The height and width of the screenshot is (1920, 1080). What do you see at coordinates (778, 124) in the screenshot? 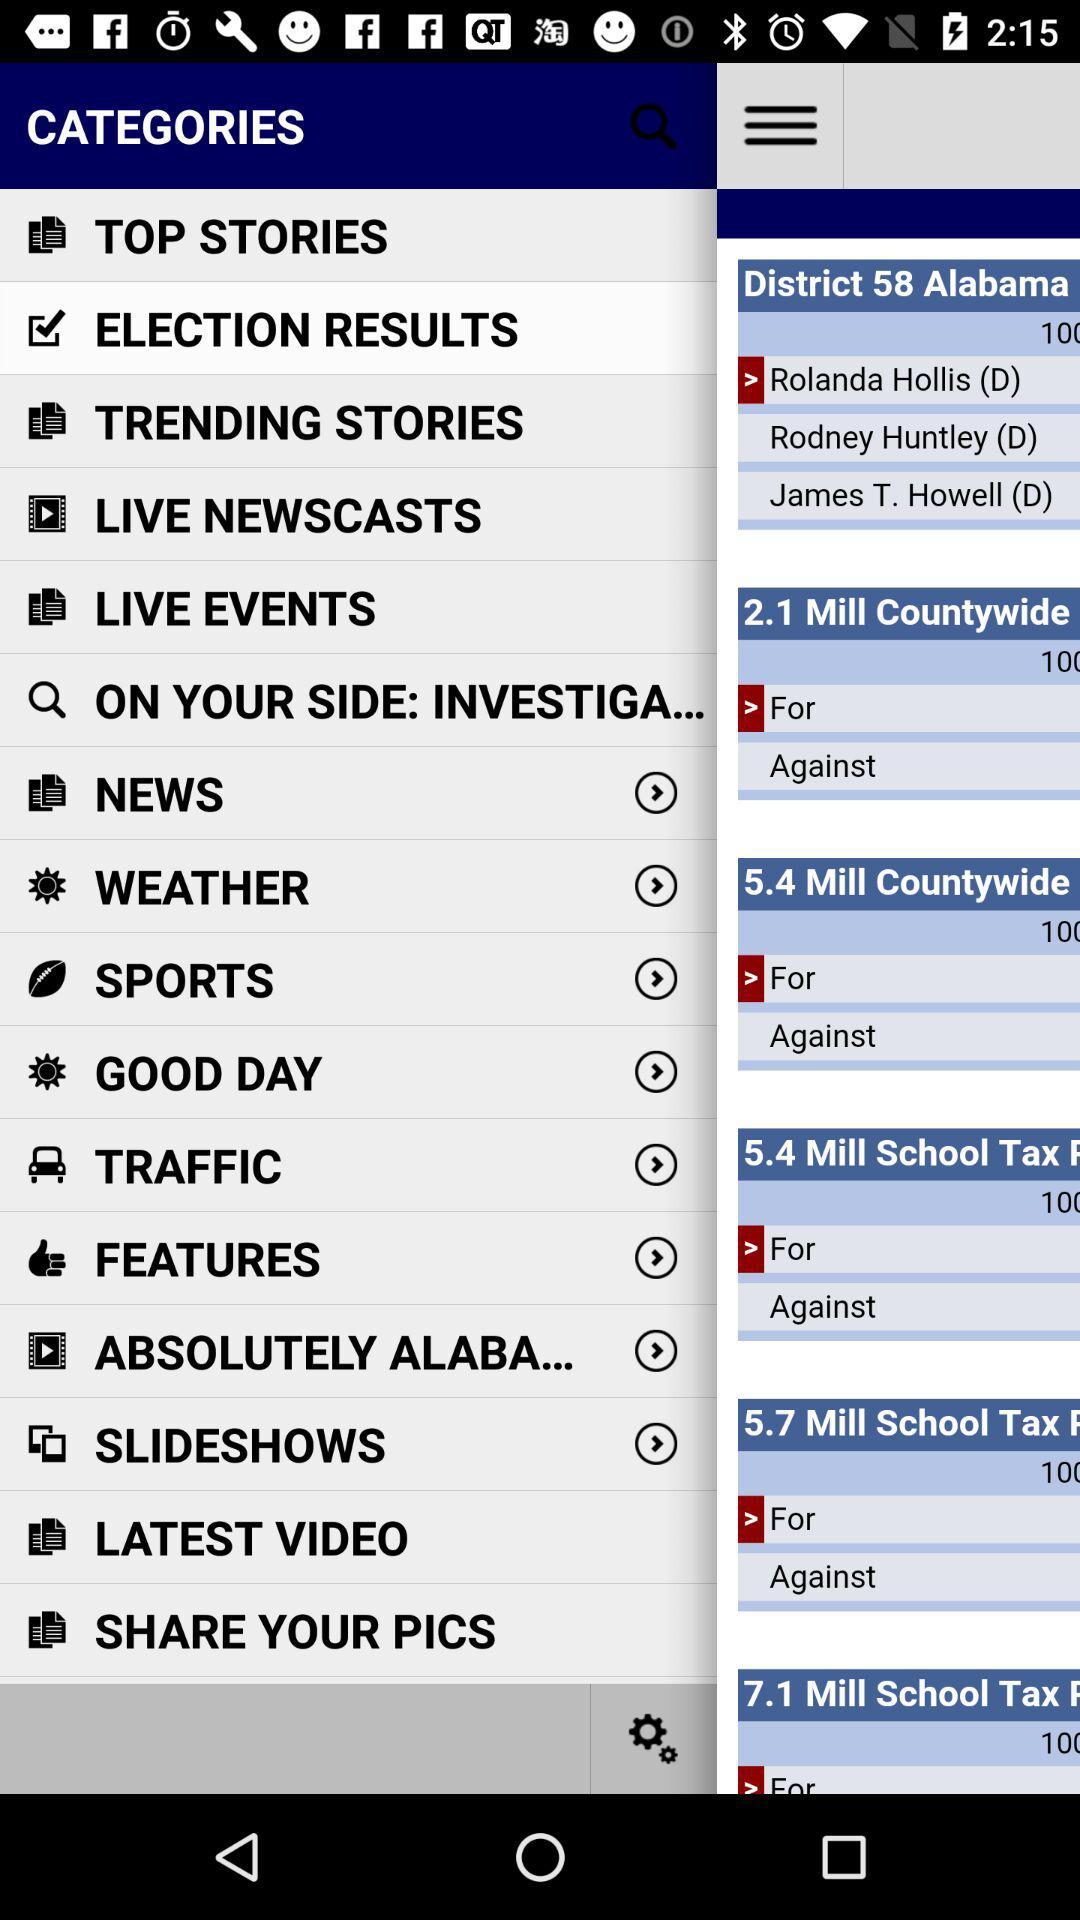
I see `menu icon` at bounding box center [778, 124].